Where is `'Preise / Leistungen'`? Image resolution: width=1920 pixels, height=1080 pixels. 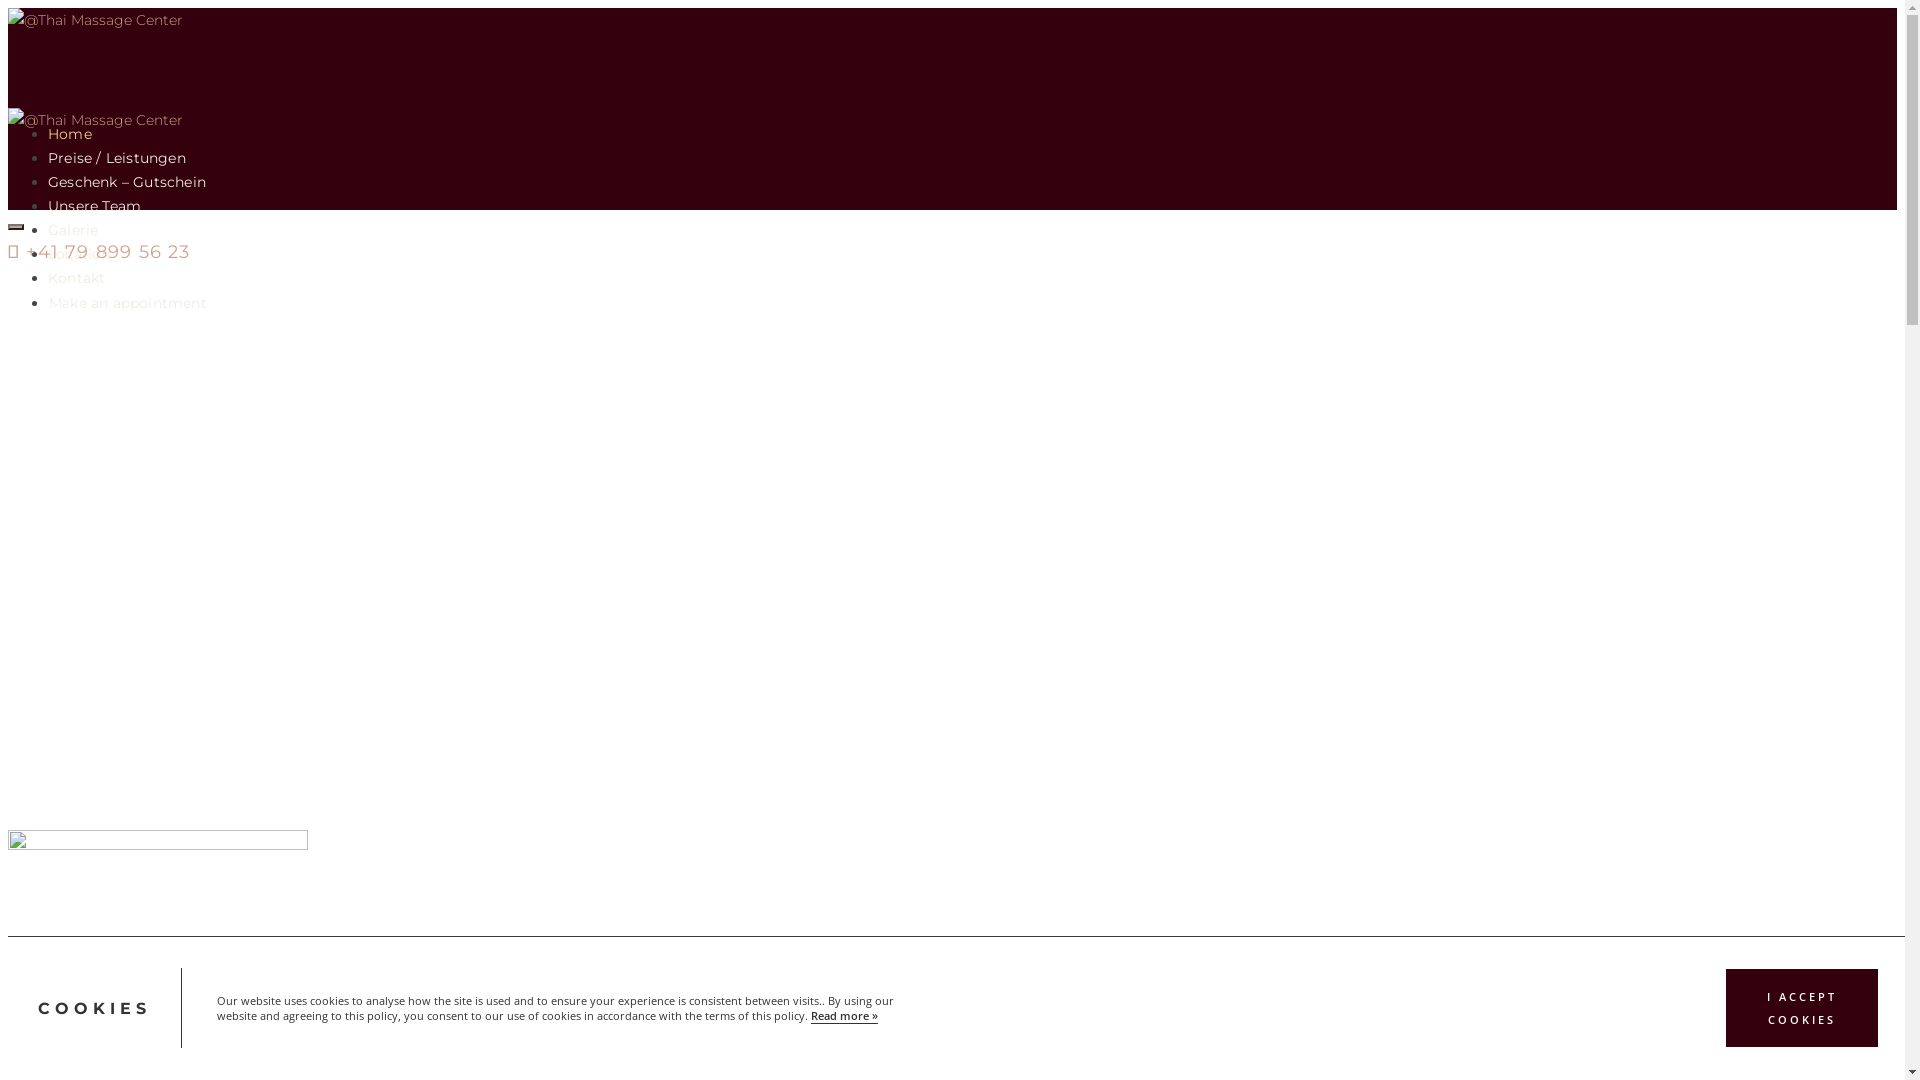 'Preise / Leistungen' is located at coordinates (48, 157).